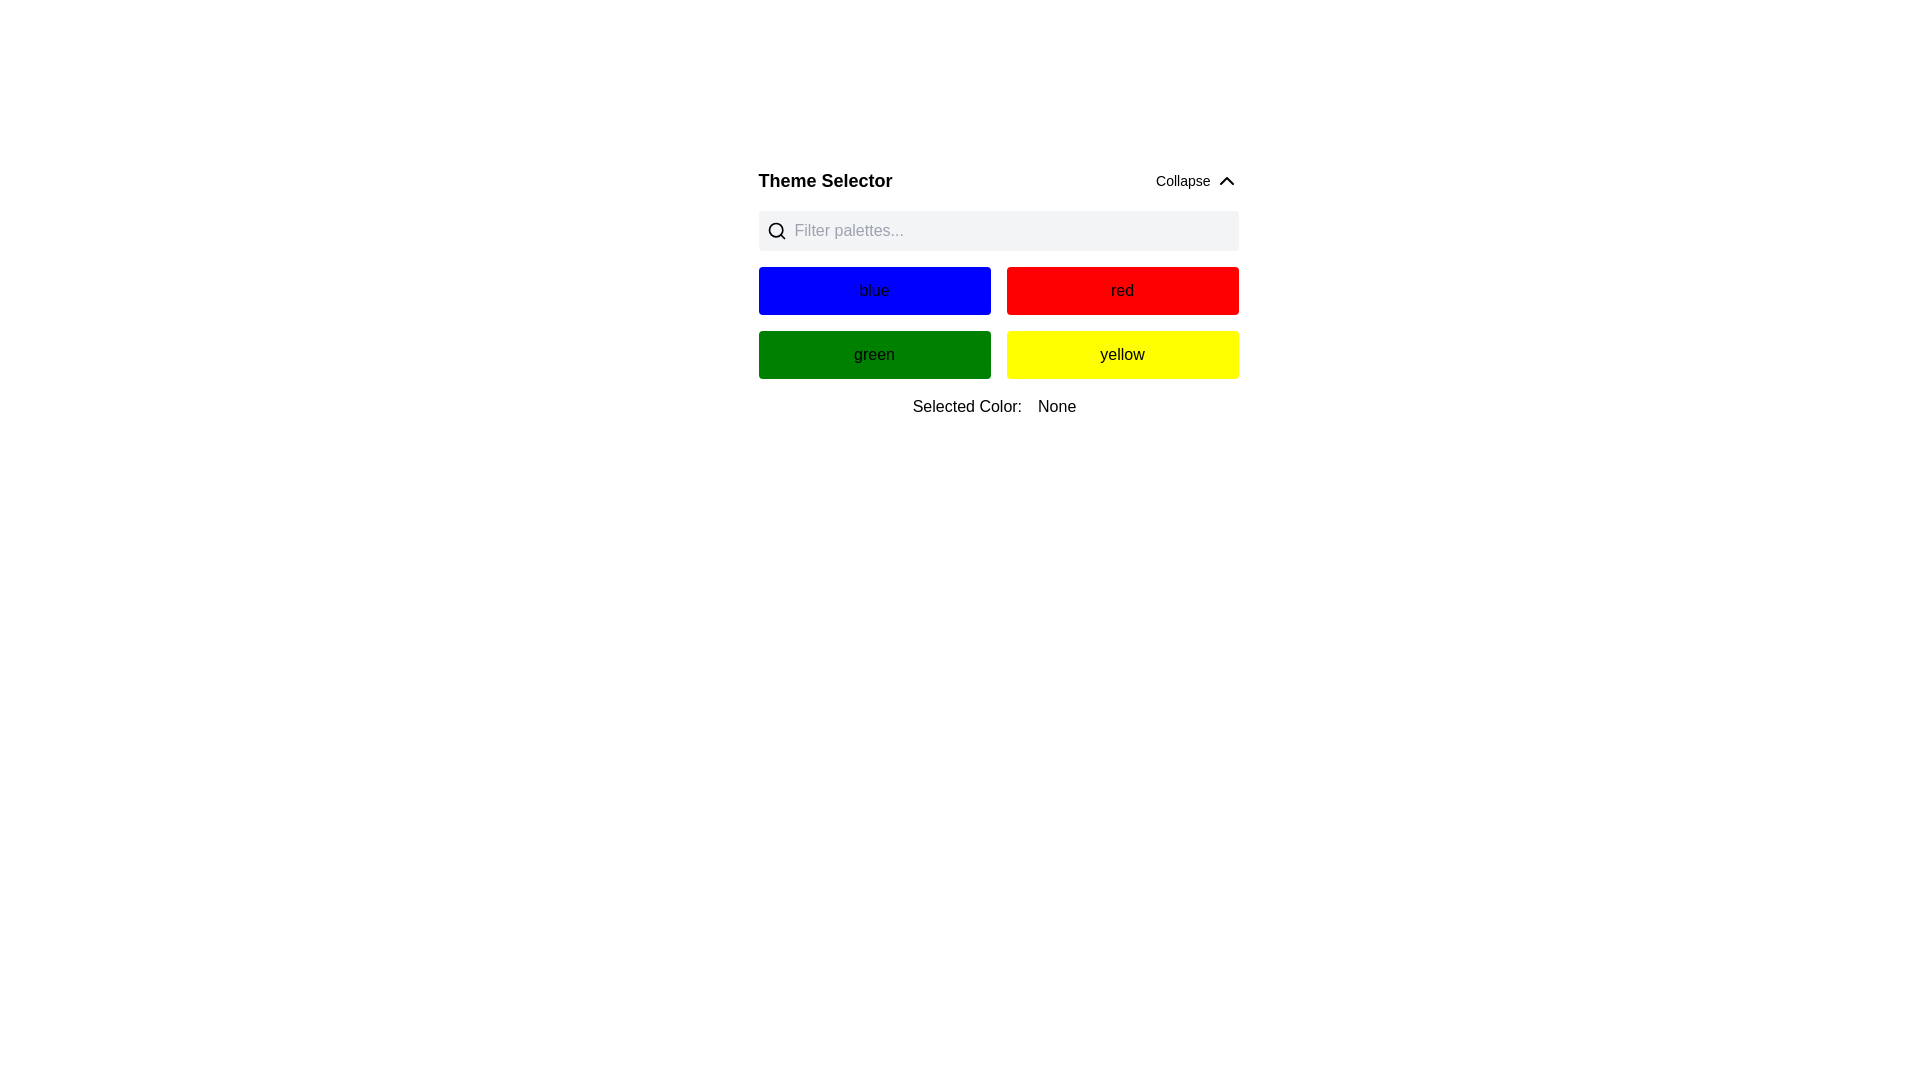 Image resolution: width=1920 pixels, height=1080 pixels. I want to click on the expandable/collapsible icon located to the right of the 'Collapse' text in the header area, so click(1225, 181).